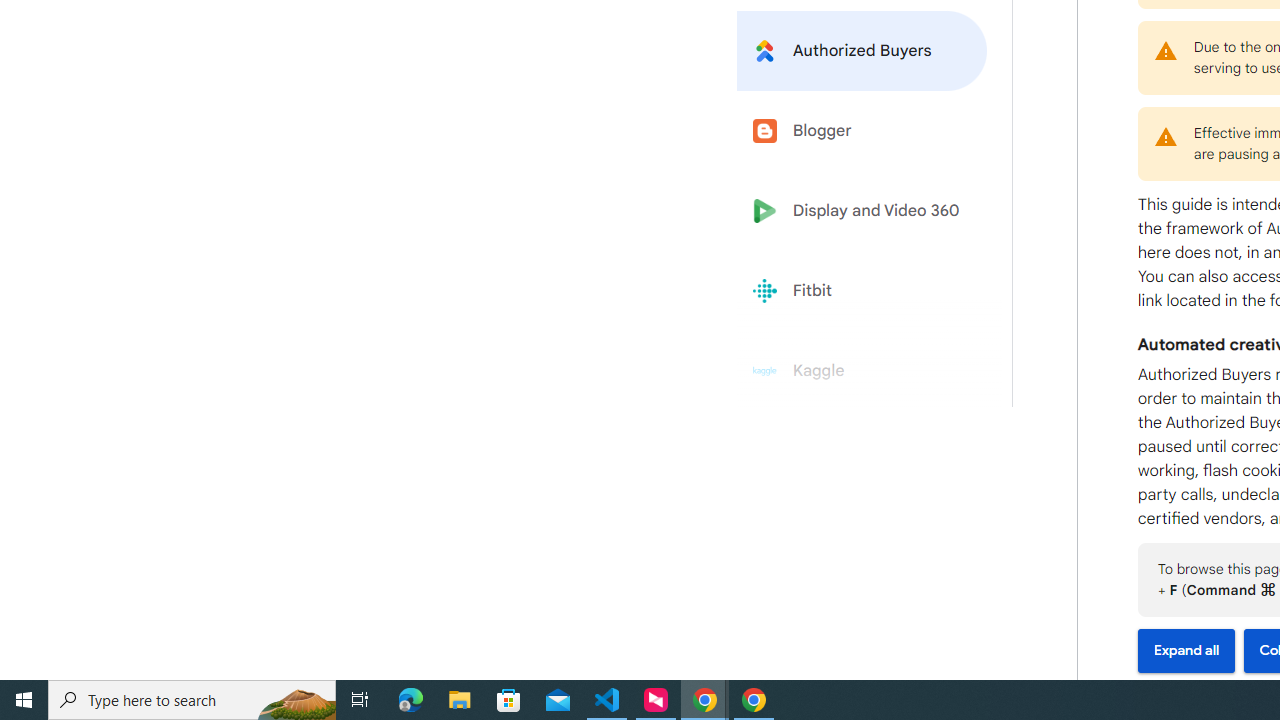 This screenshot has height=720, width=1280. Describe the element at coordinates (862, 131) in the screenshot. I see `'Blogger'` at that location.